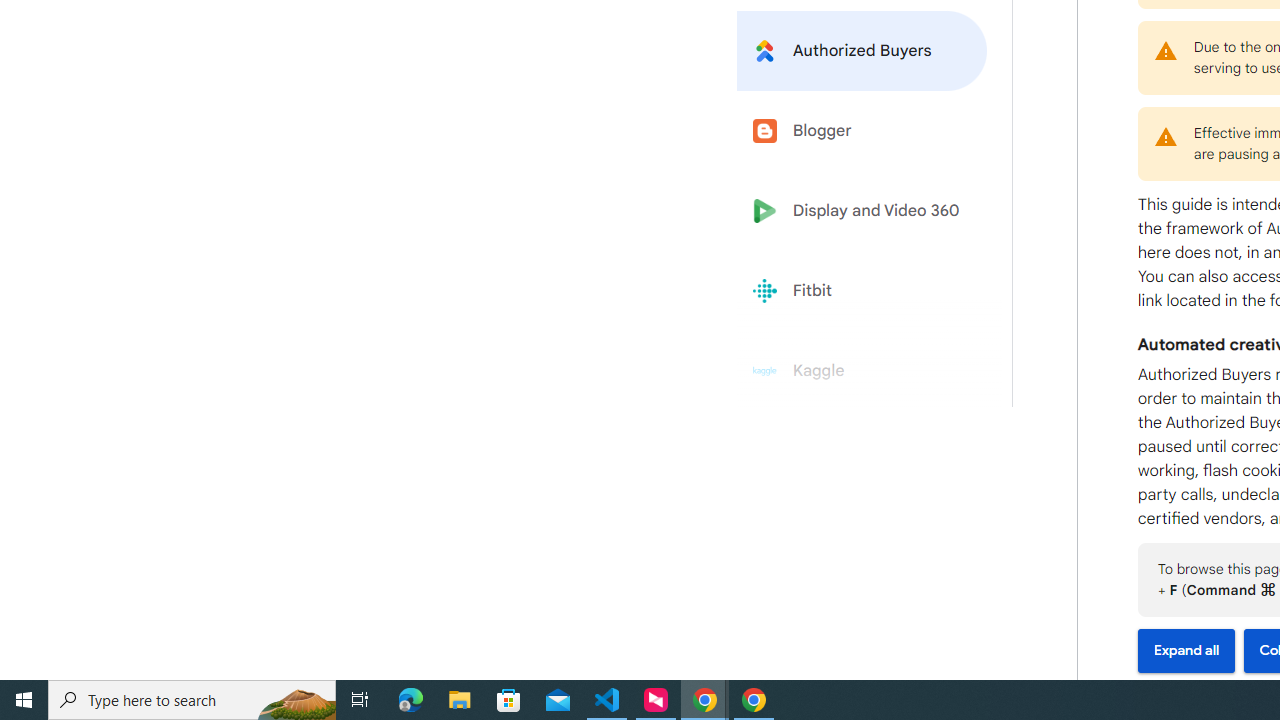 This screenshot has height=720, width=1280. Describe the element at coordinates (862, 131) in the screenshot. I see `'Blogger'` at that location.